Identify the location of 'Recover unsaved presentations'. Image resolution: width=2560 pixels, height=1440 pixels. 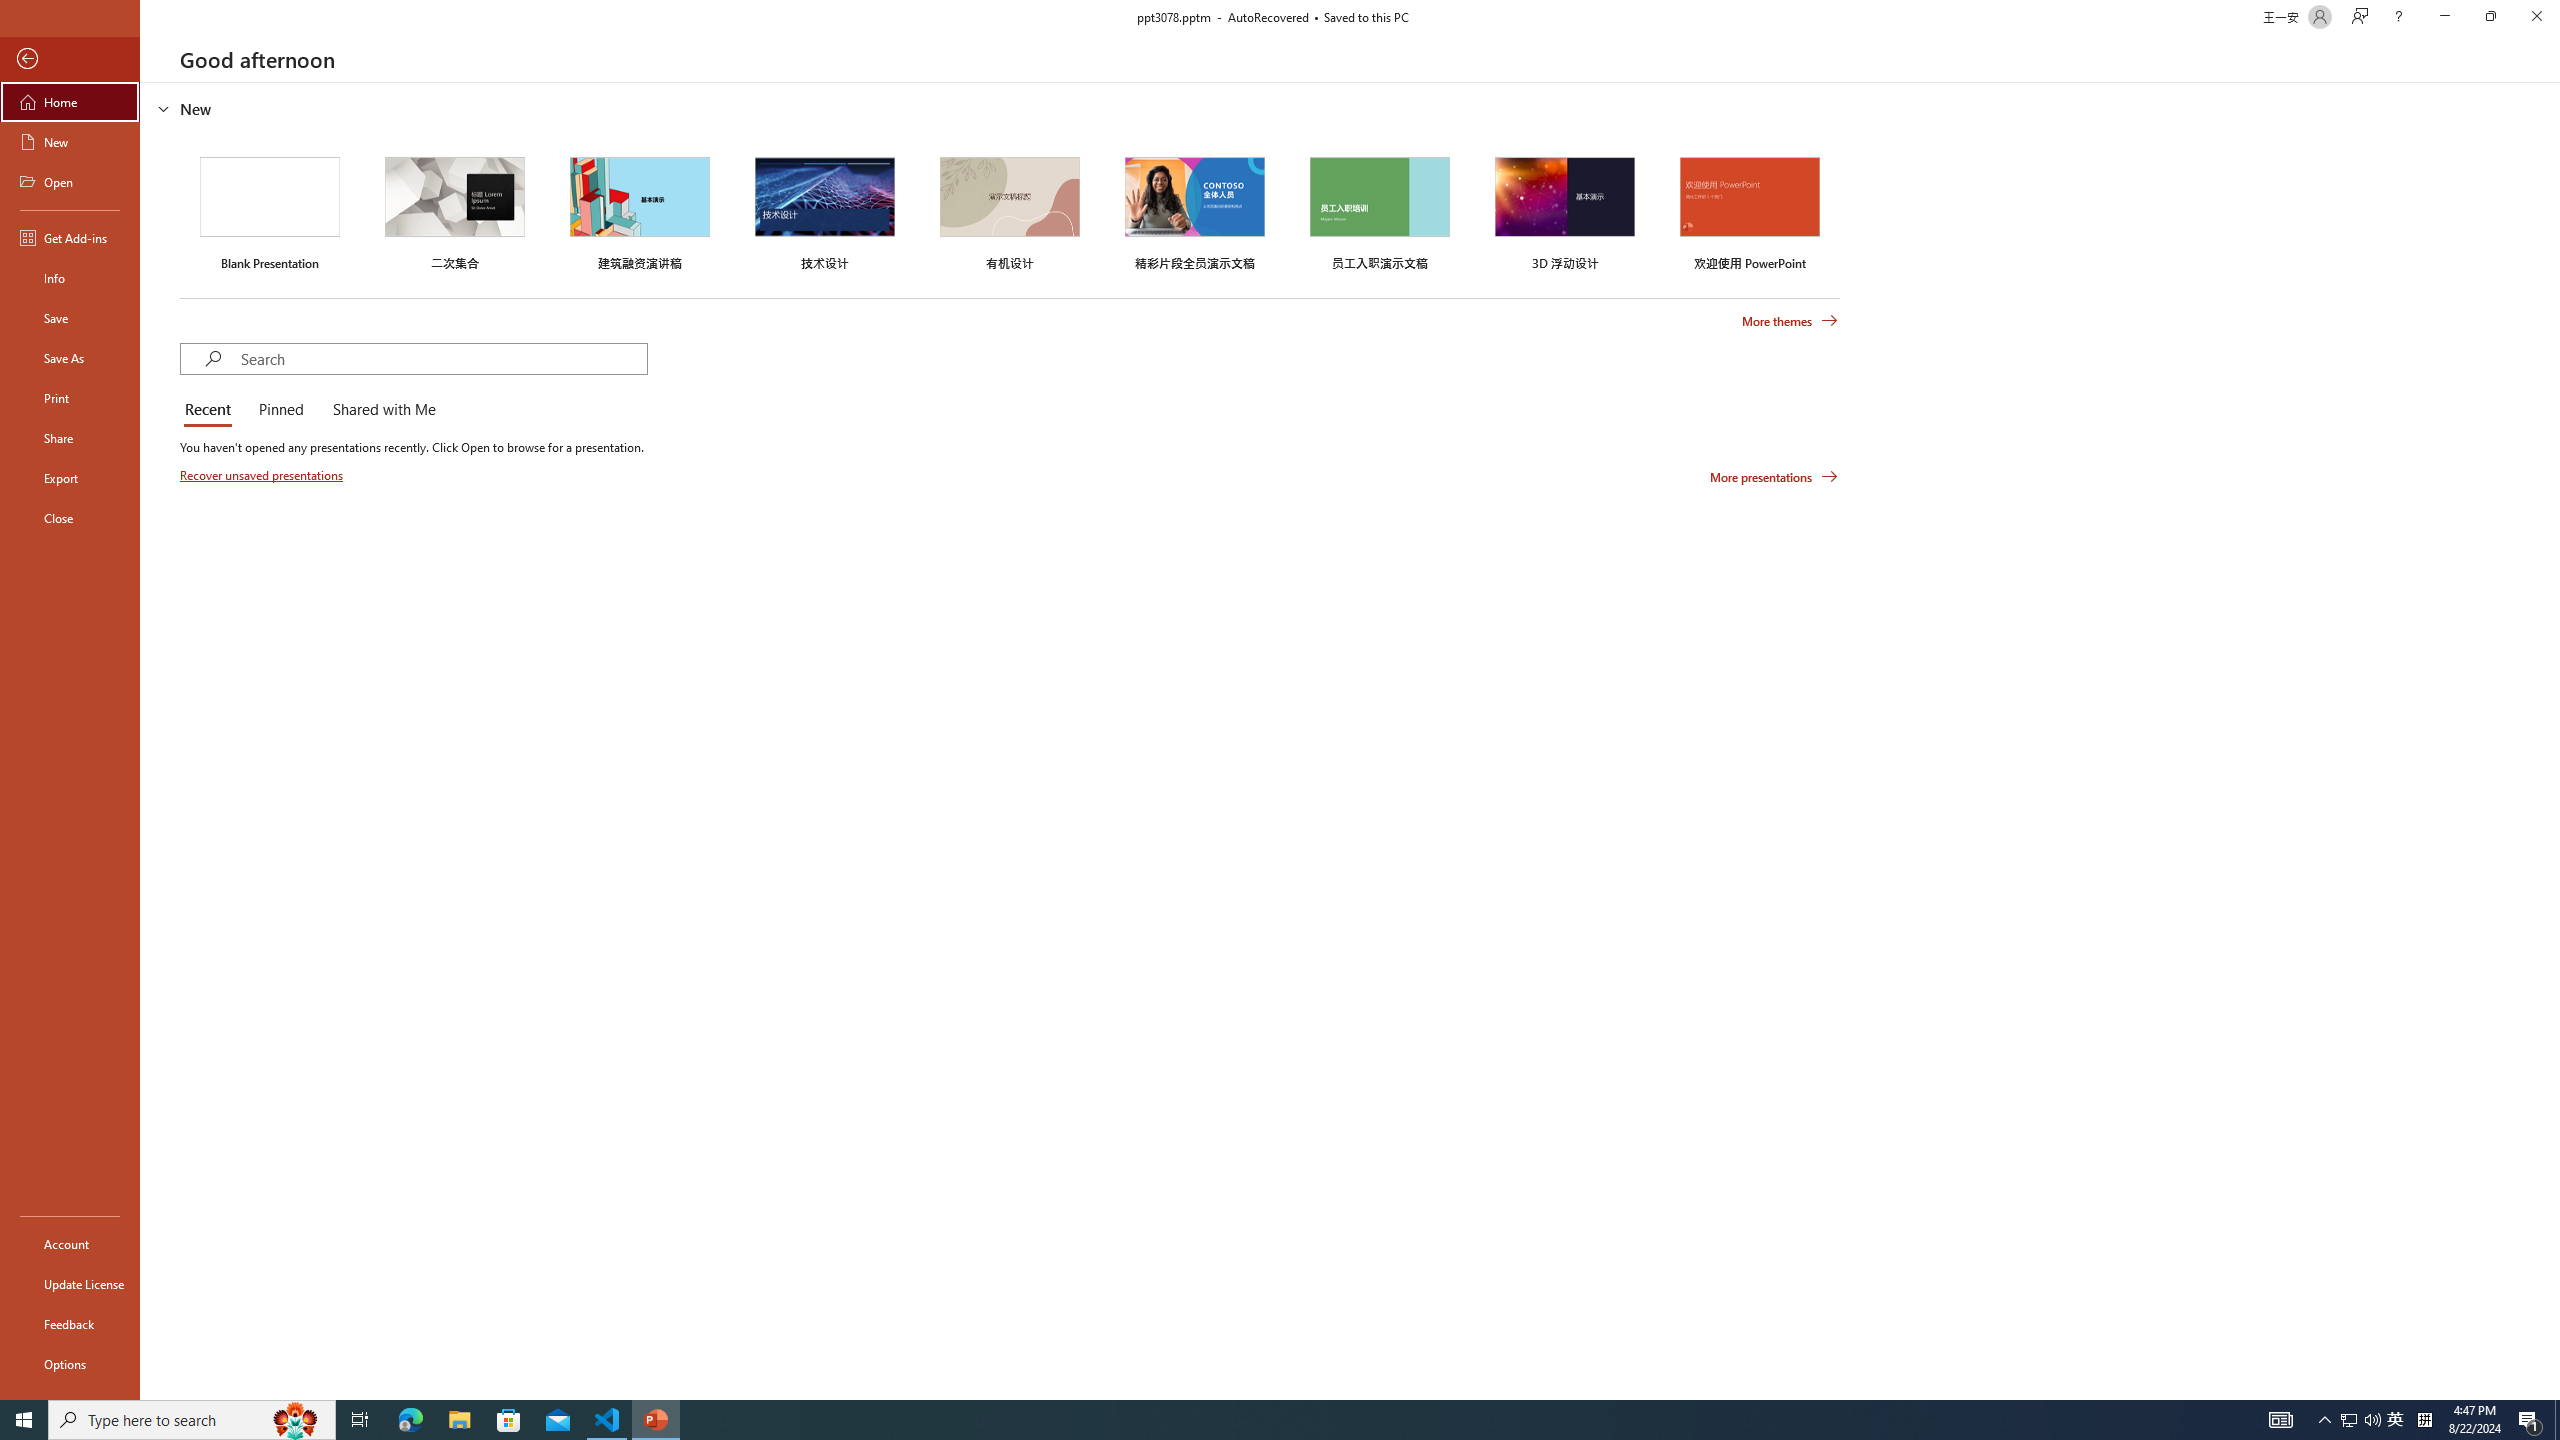
(262, 474).